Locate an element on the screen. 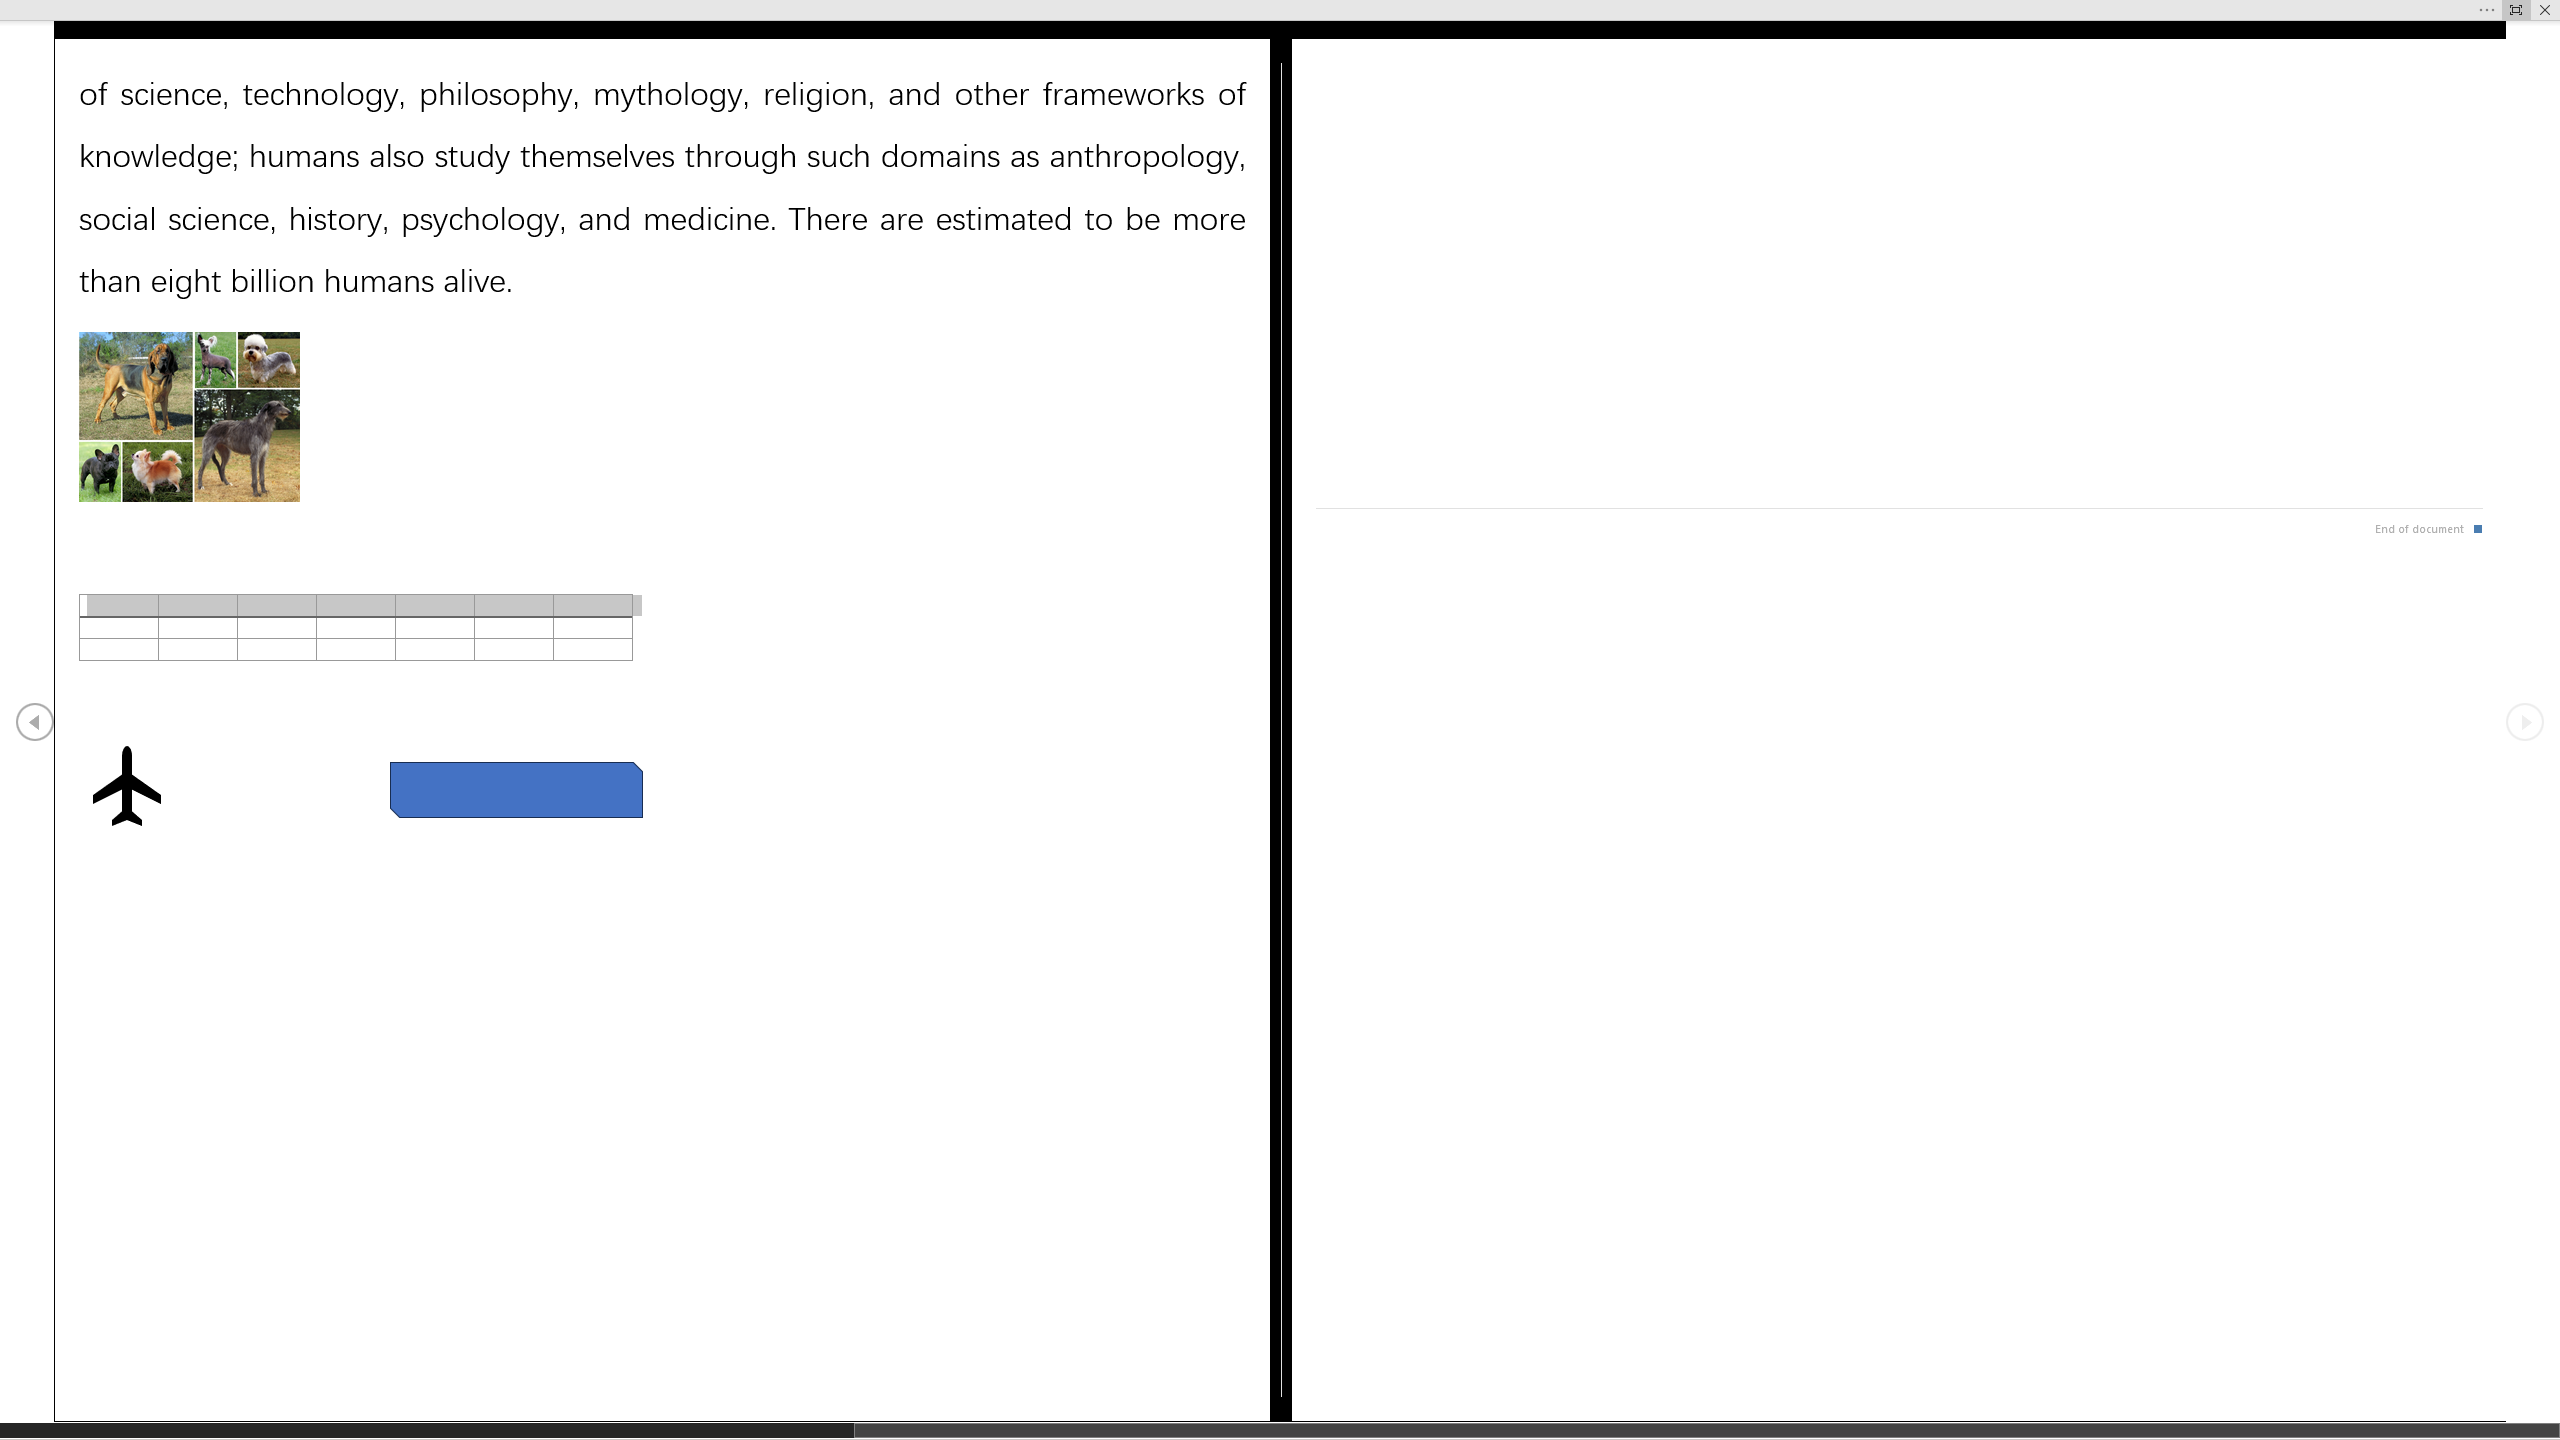 This screenshot has width=2560, height=1440. 'Always Show Reading Toolbar' is located at coordinates (2515, 9).